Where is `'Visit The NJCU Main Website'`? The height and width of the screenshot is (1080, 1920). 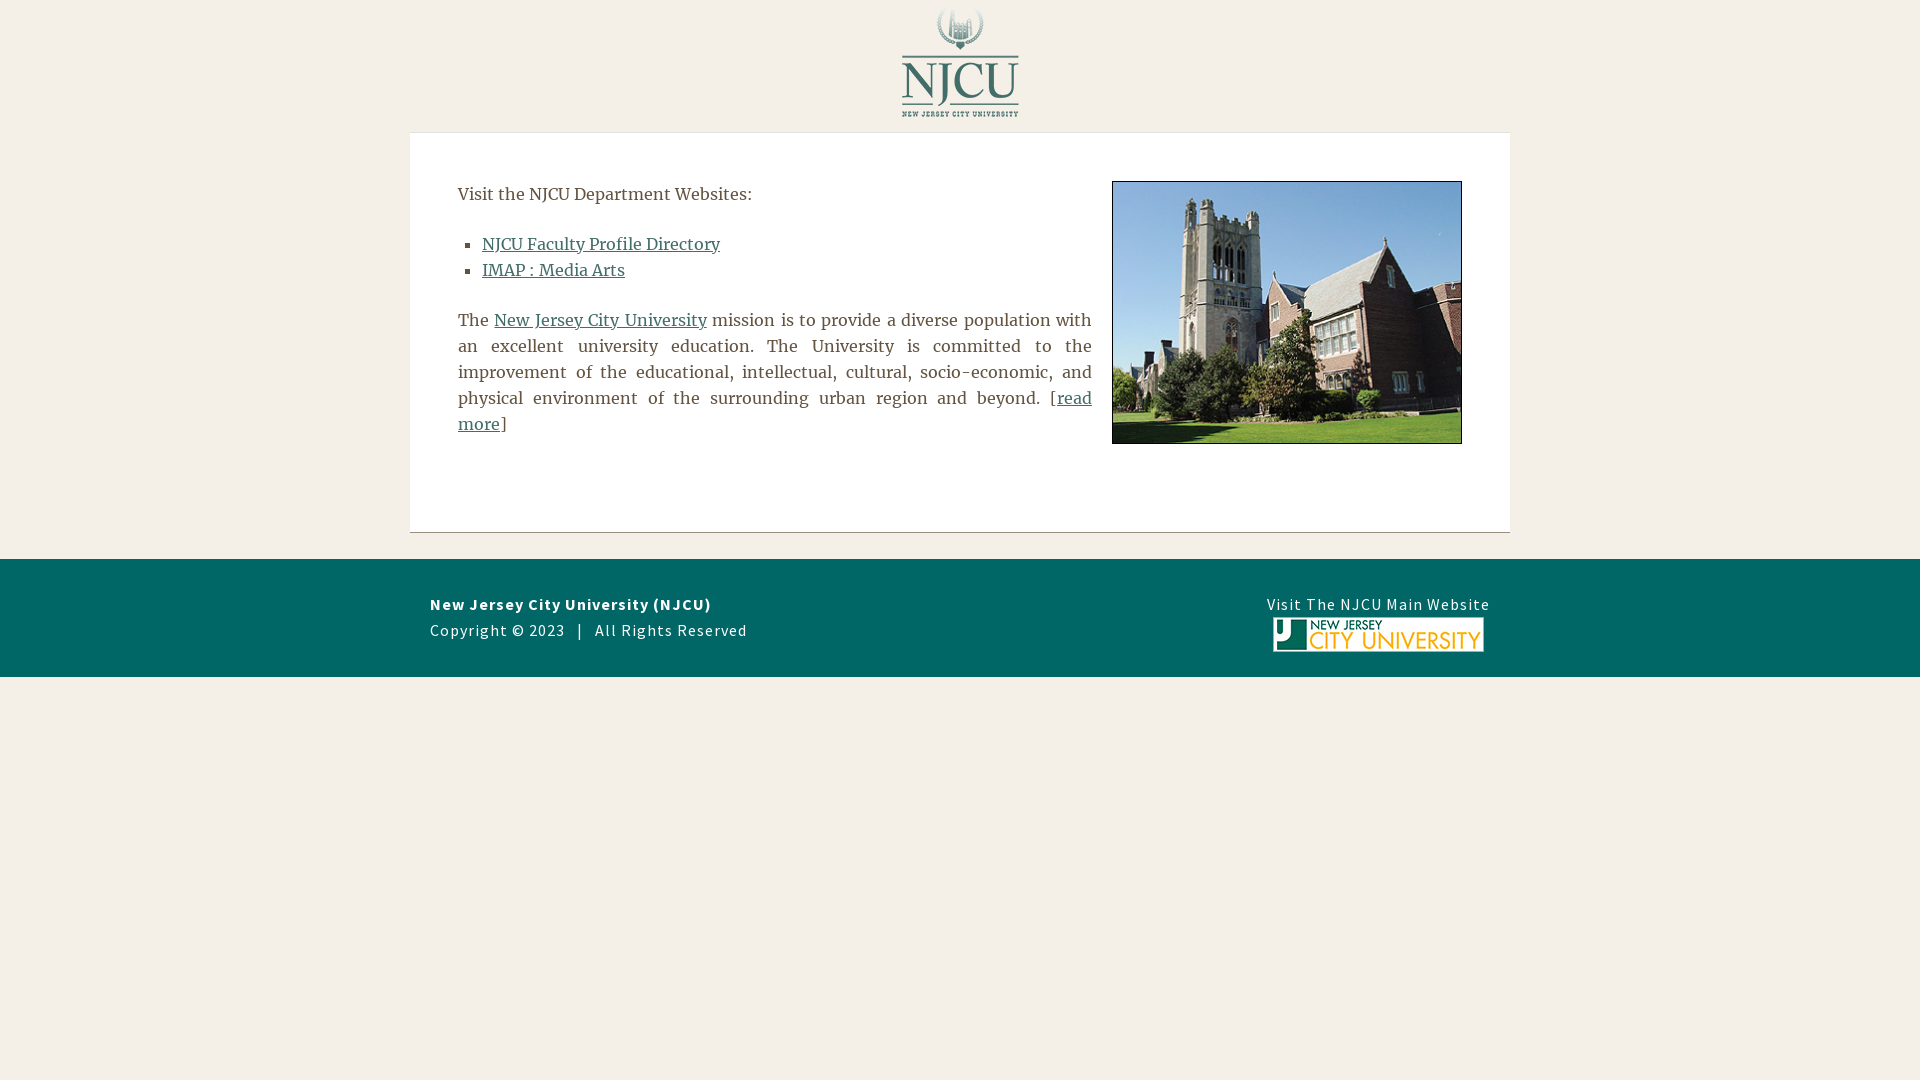
'Visit The NJCU Main Website' is located at coordinates (1377, 623).